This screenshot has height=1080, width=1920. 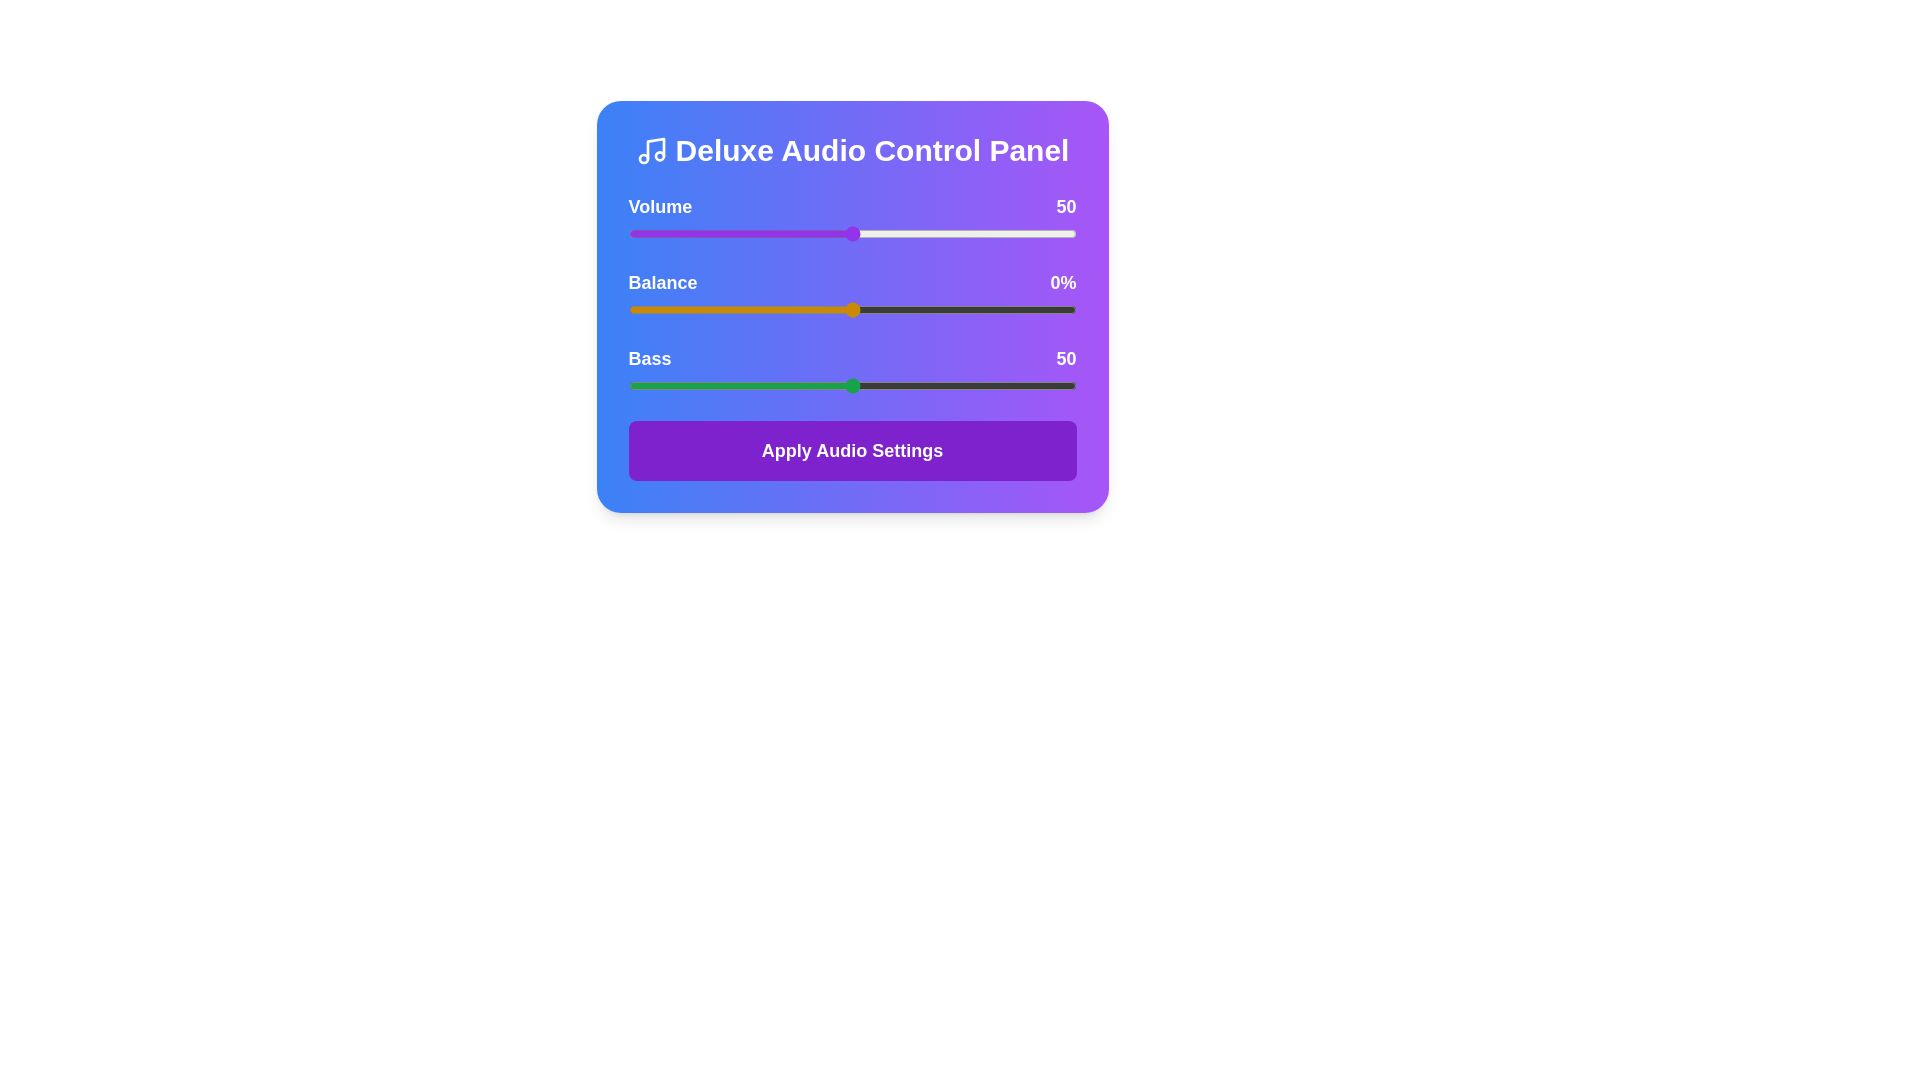 I want to click on the text display field that shows the current setting or level of the 'Bass' parameter, located in the top-right corner of the purple panel next to the label 'Bass', so click(x=1065, y=207).